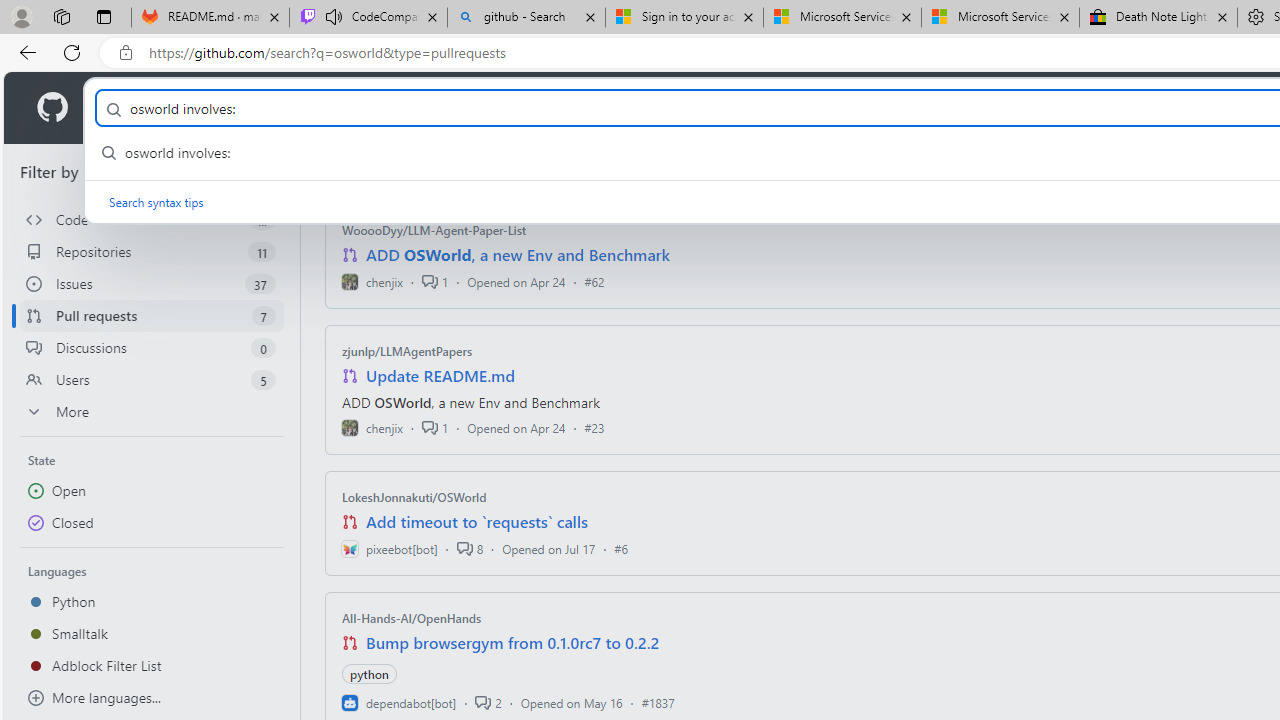 Image resolution: width=1280 pixels, height=720 pixels. What do you see at coordinates (411, 617) in the screenshot?
I see `'All-Hands-AI/OpenHands'` at bounding box center [411, 617].